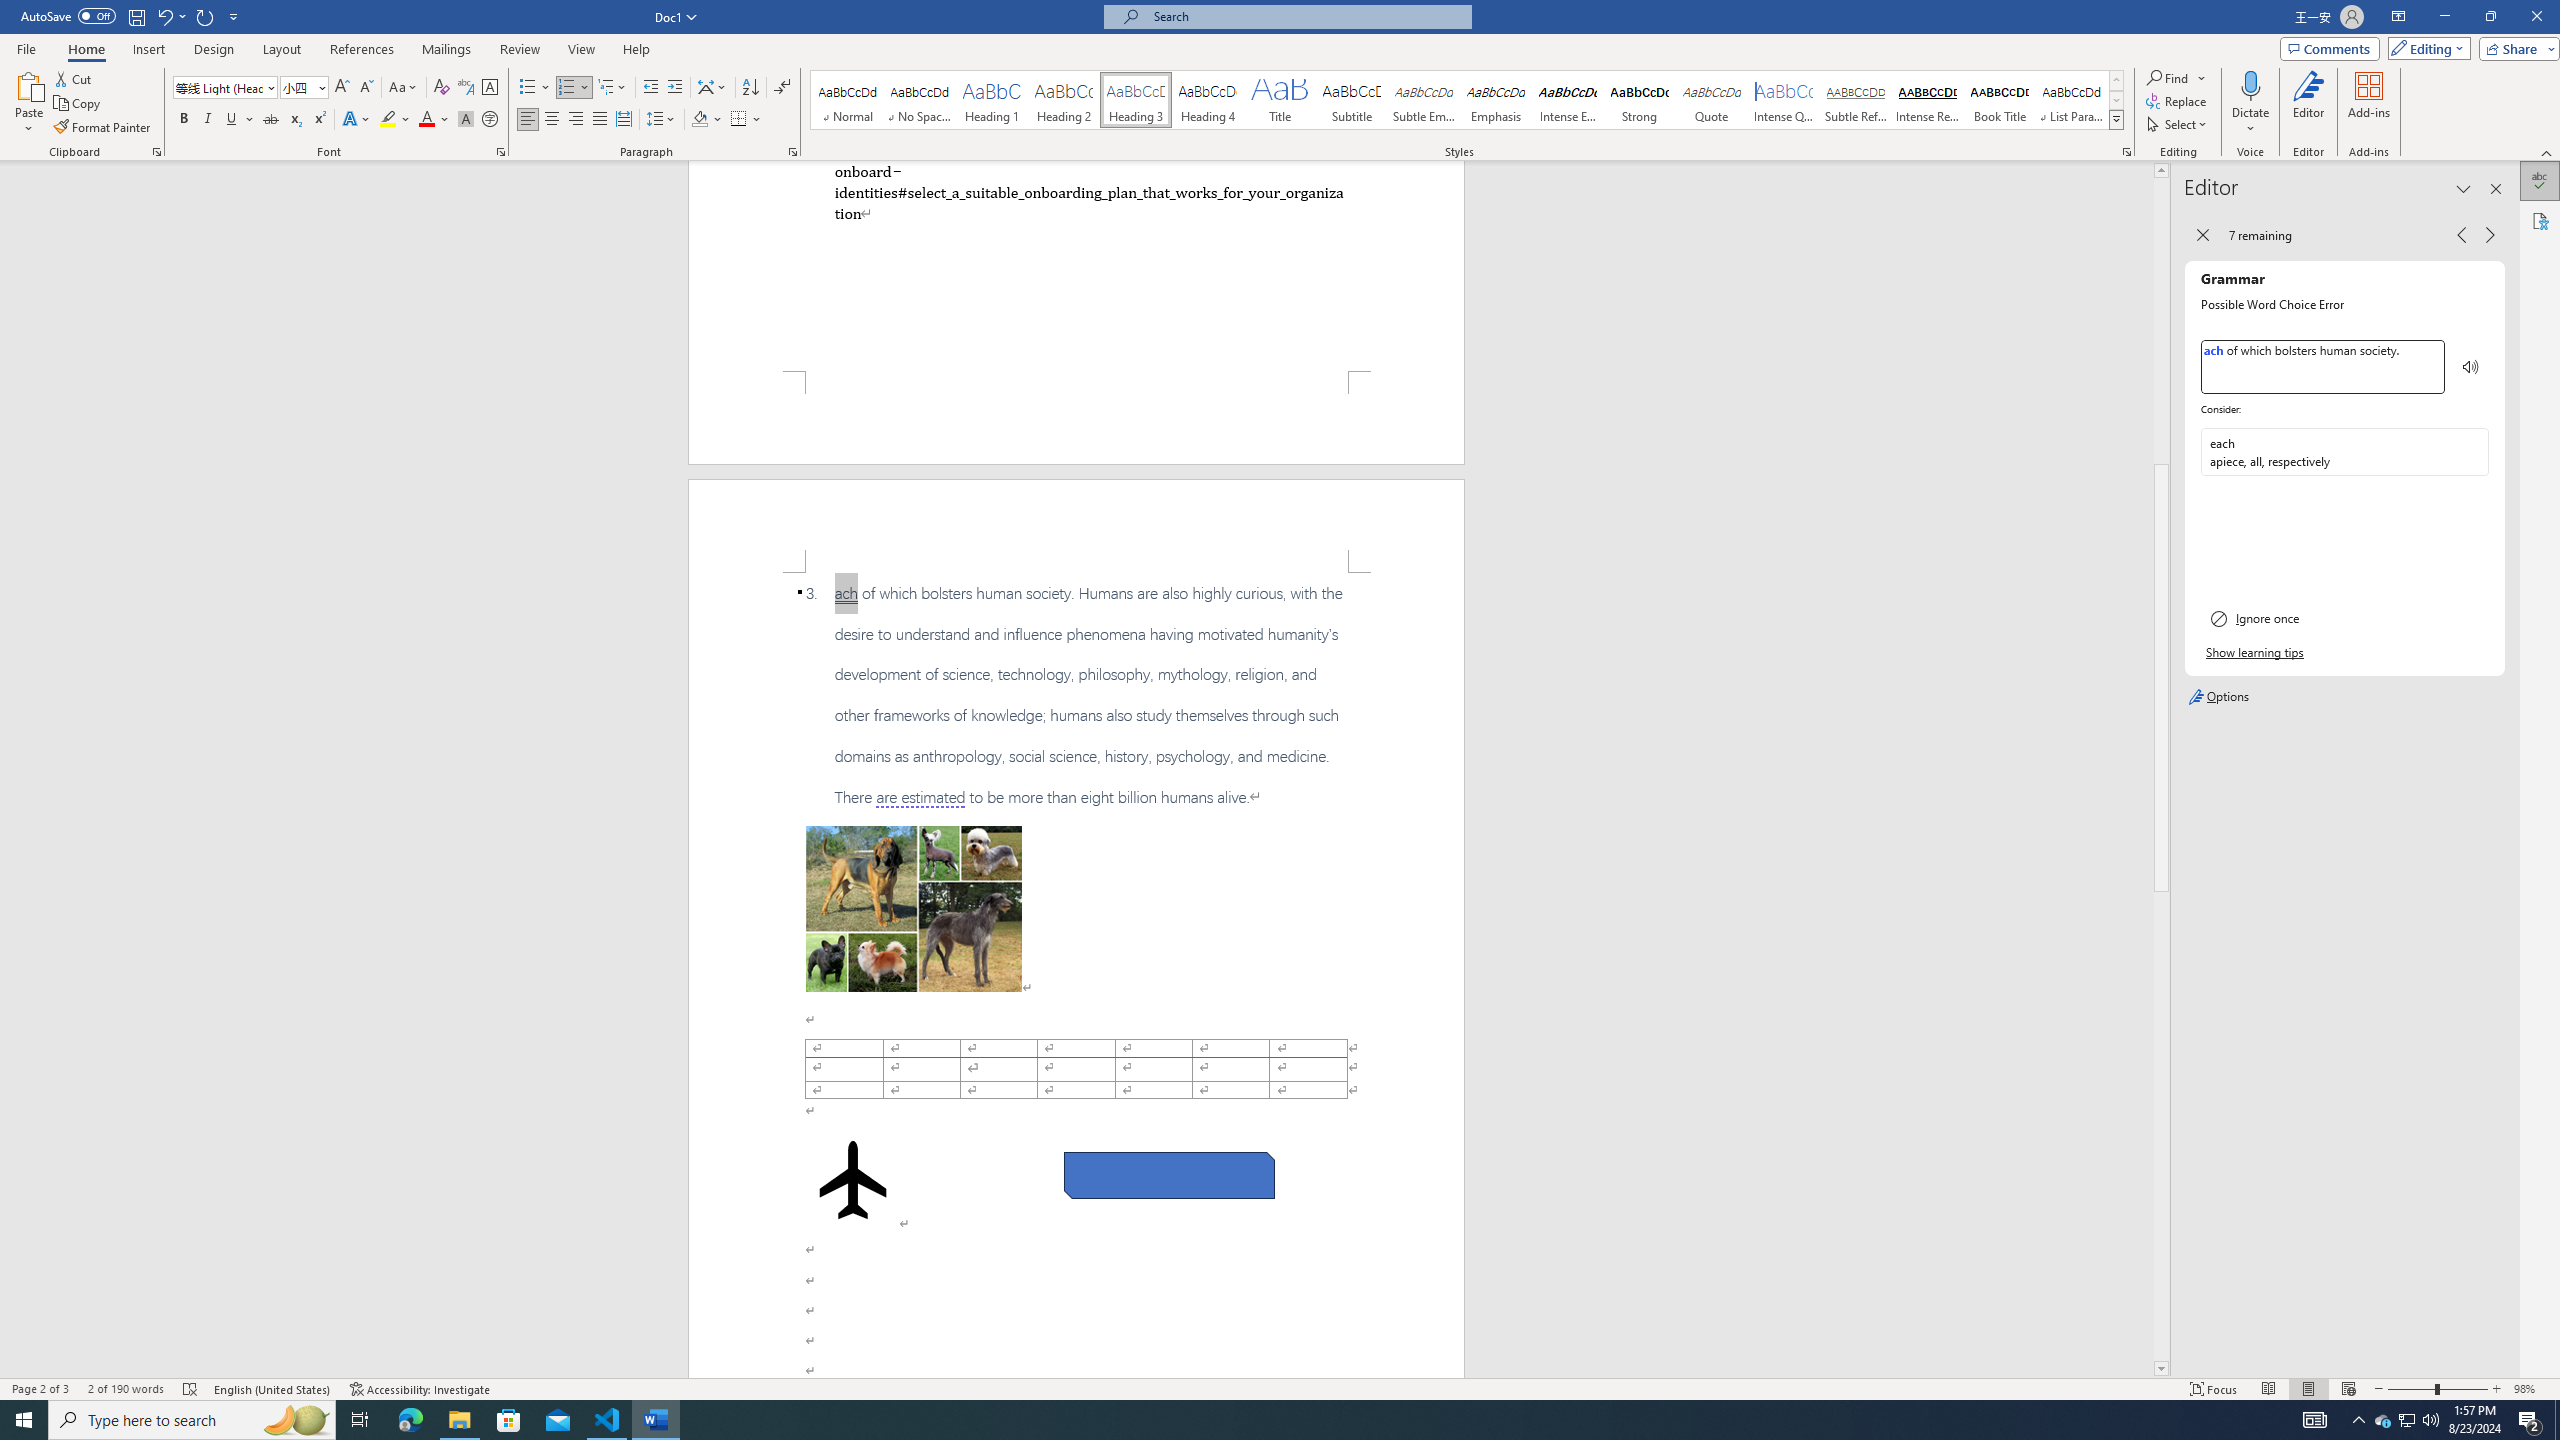  Describe the element at coordinates (2490, 234) in the screenshot. I see `'Next Issue, 7 remaining'` at that location.